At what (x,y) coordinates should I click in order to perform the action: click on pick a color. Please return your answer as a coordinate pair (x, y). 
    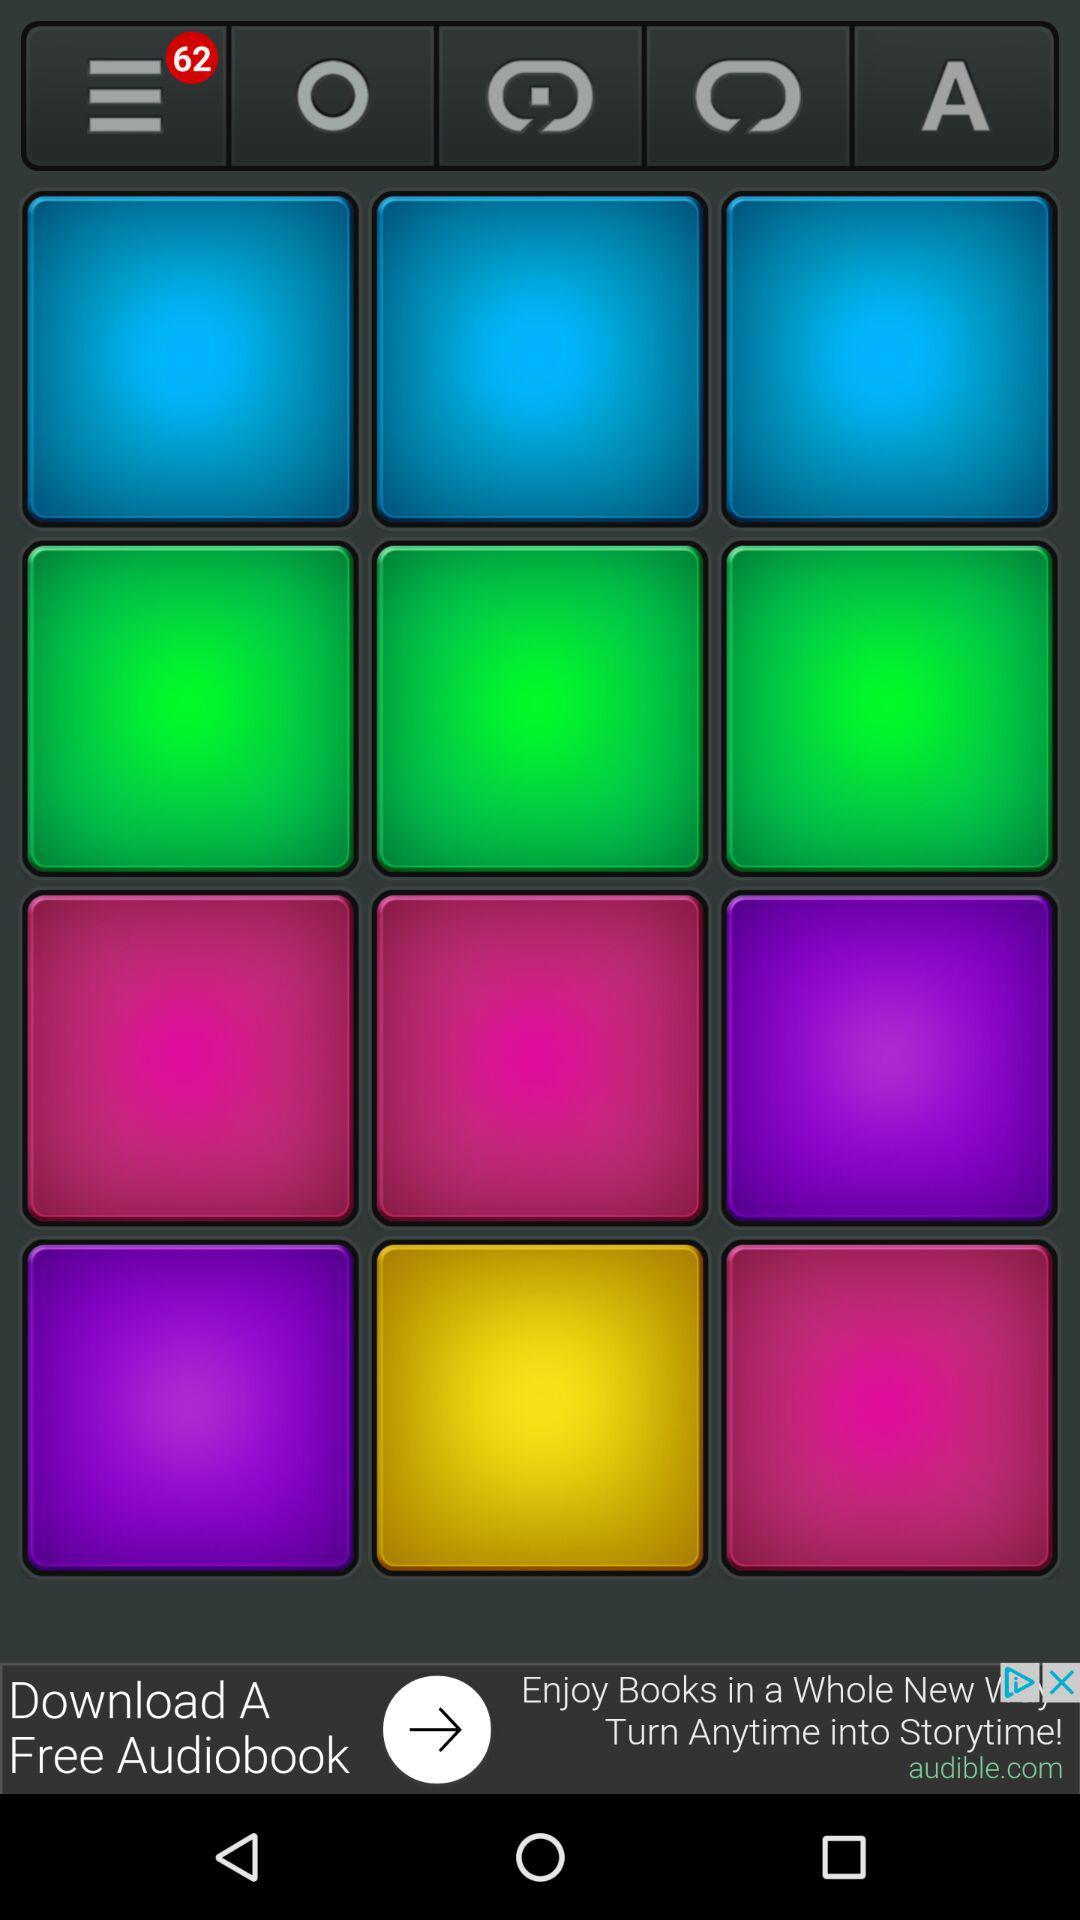
    Looking at the image, I should click on (190, 1057).